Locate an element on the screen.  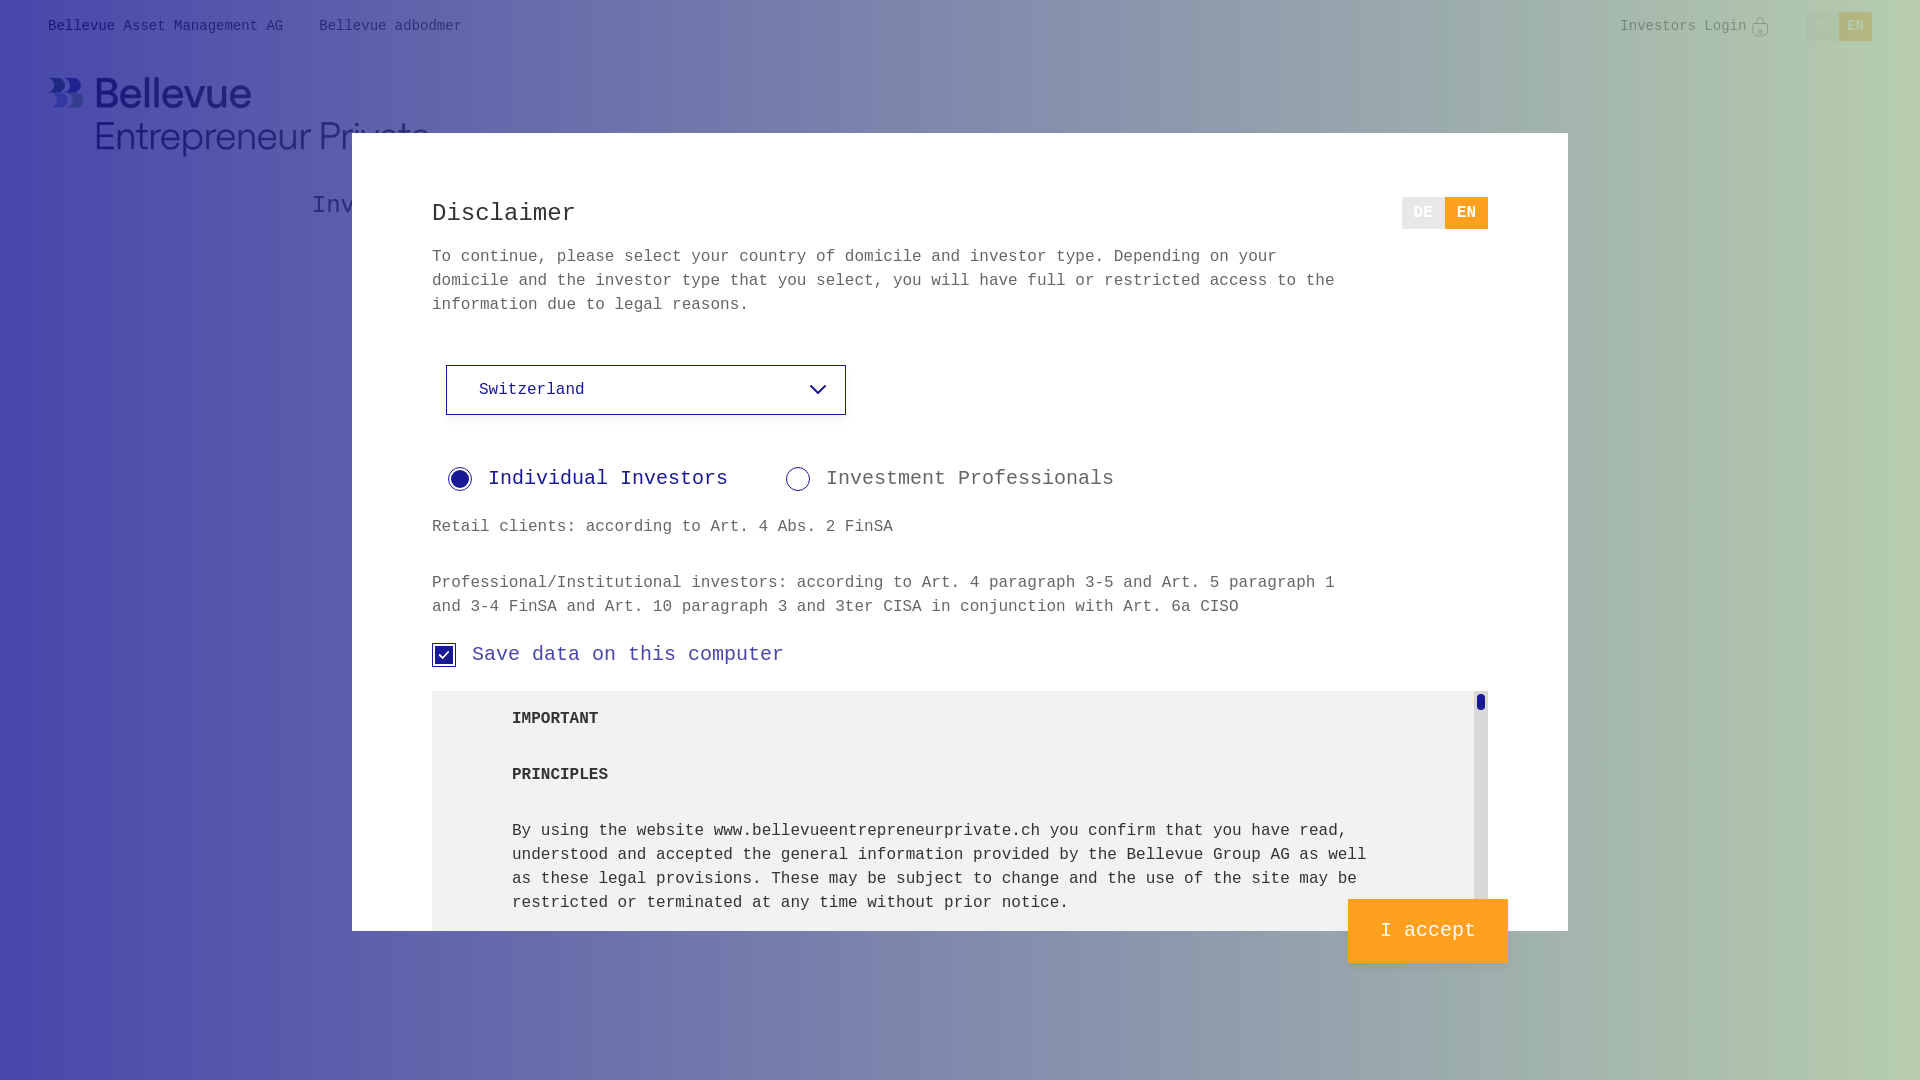
'I accept' is located at coordinates (1426, 930).